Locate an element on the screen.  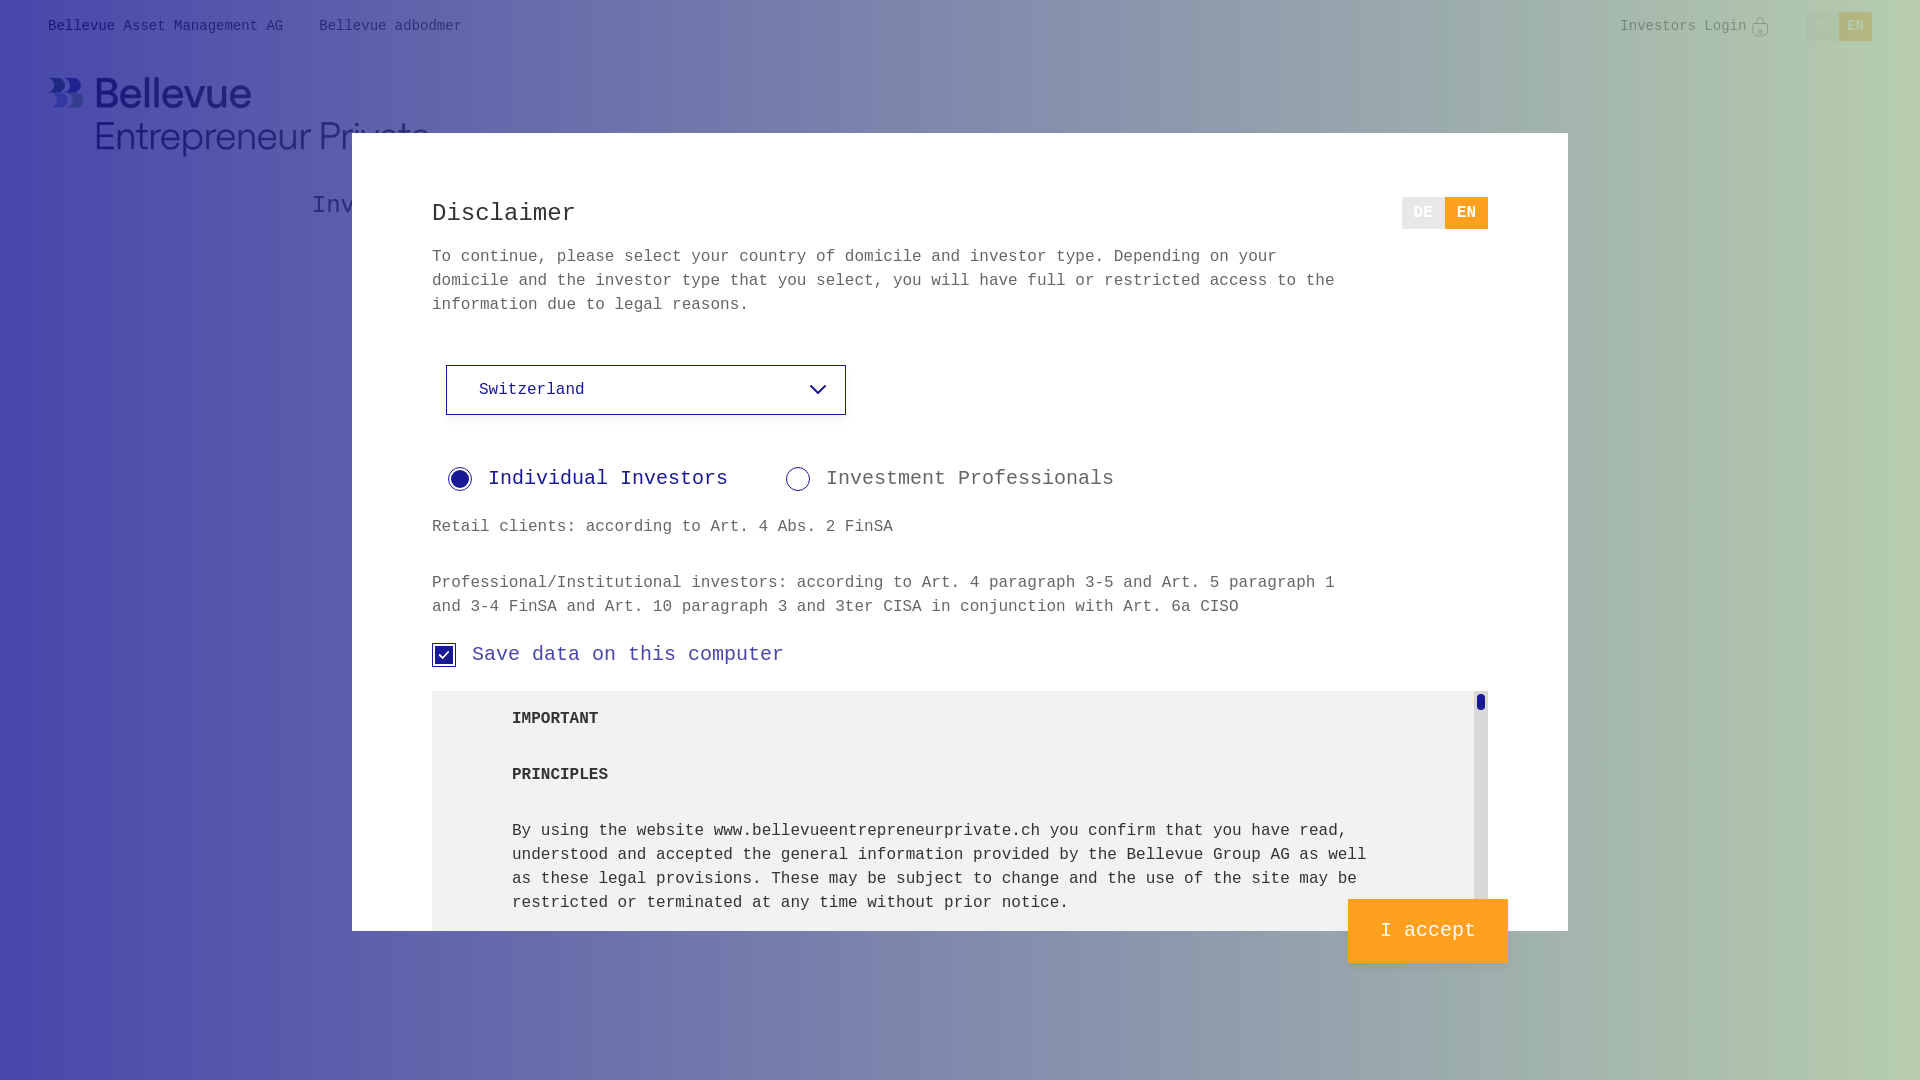
'I accept' is located at coordinates (1426, 930).